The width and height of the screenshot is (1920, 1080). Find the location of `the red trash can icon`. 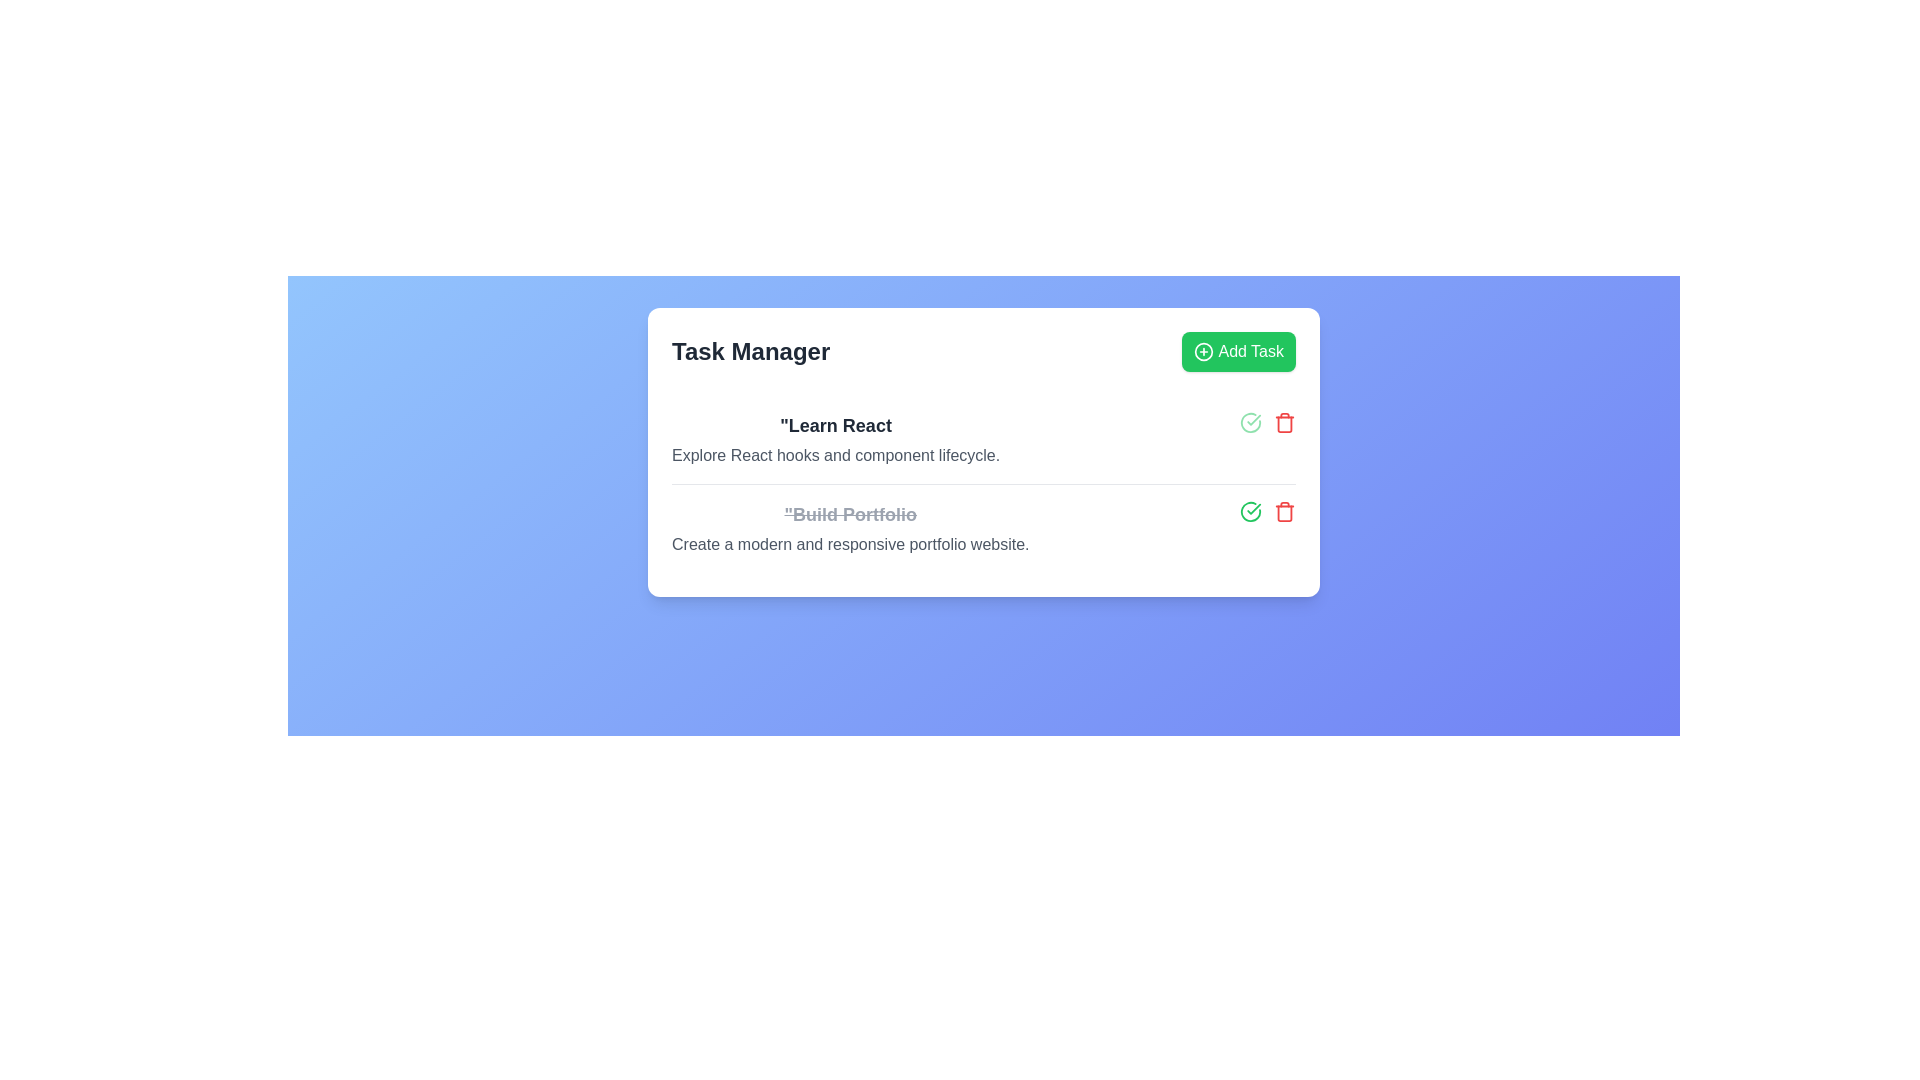

the red trash can icon is located at coordinates (1285, 511).